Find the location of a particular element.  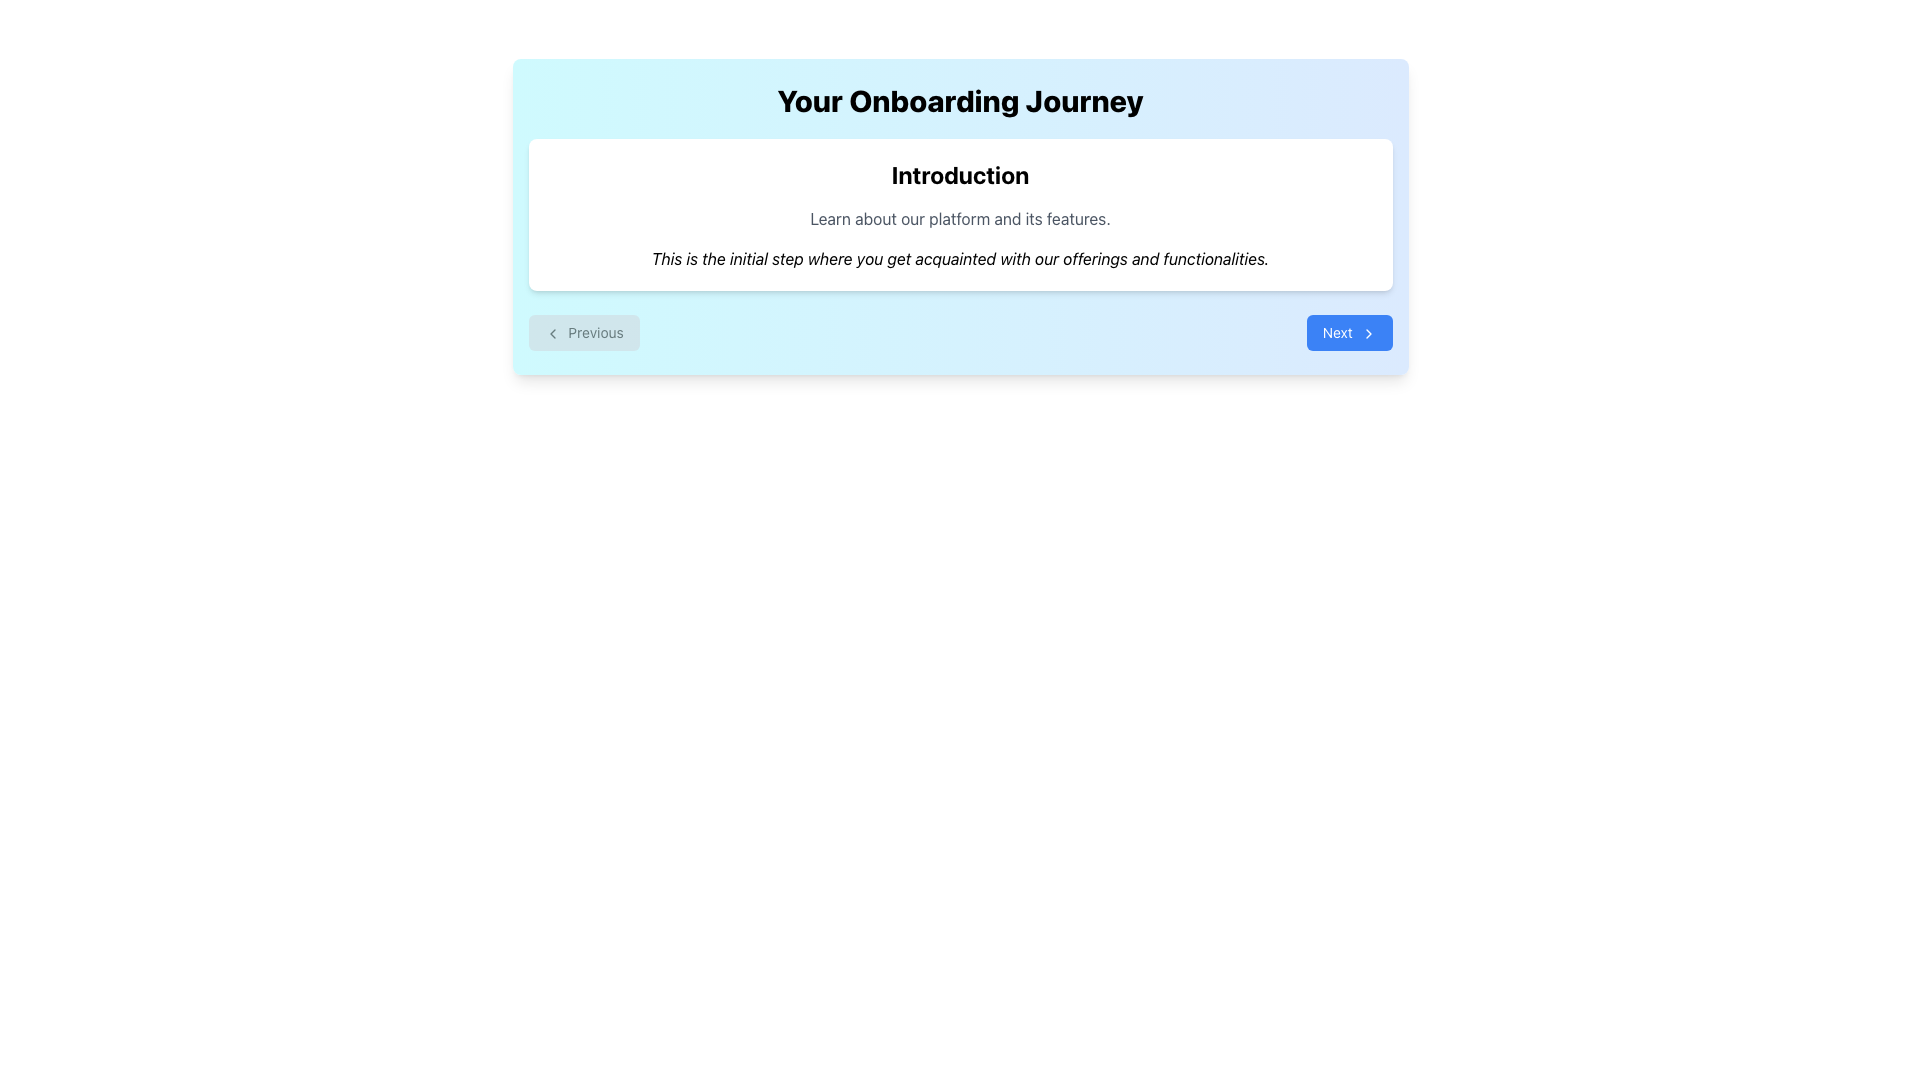

the rectangular blue button labeled 'Next' located at the bottom-right corner of the card-like component for accessibility navigation is located at coordinates (1349, 331).